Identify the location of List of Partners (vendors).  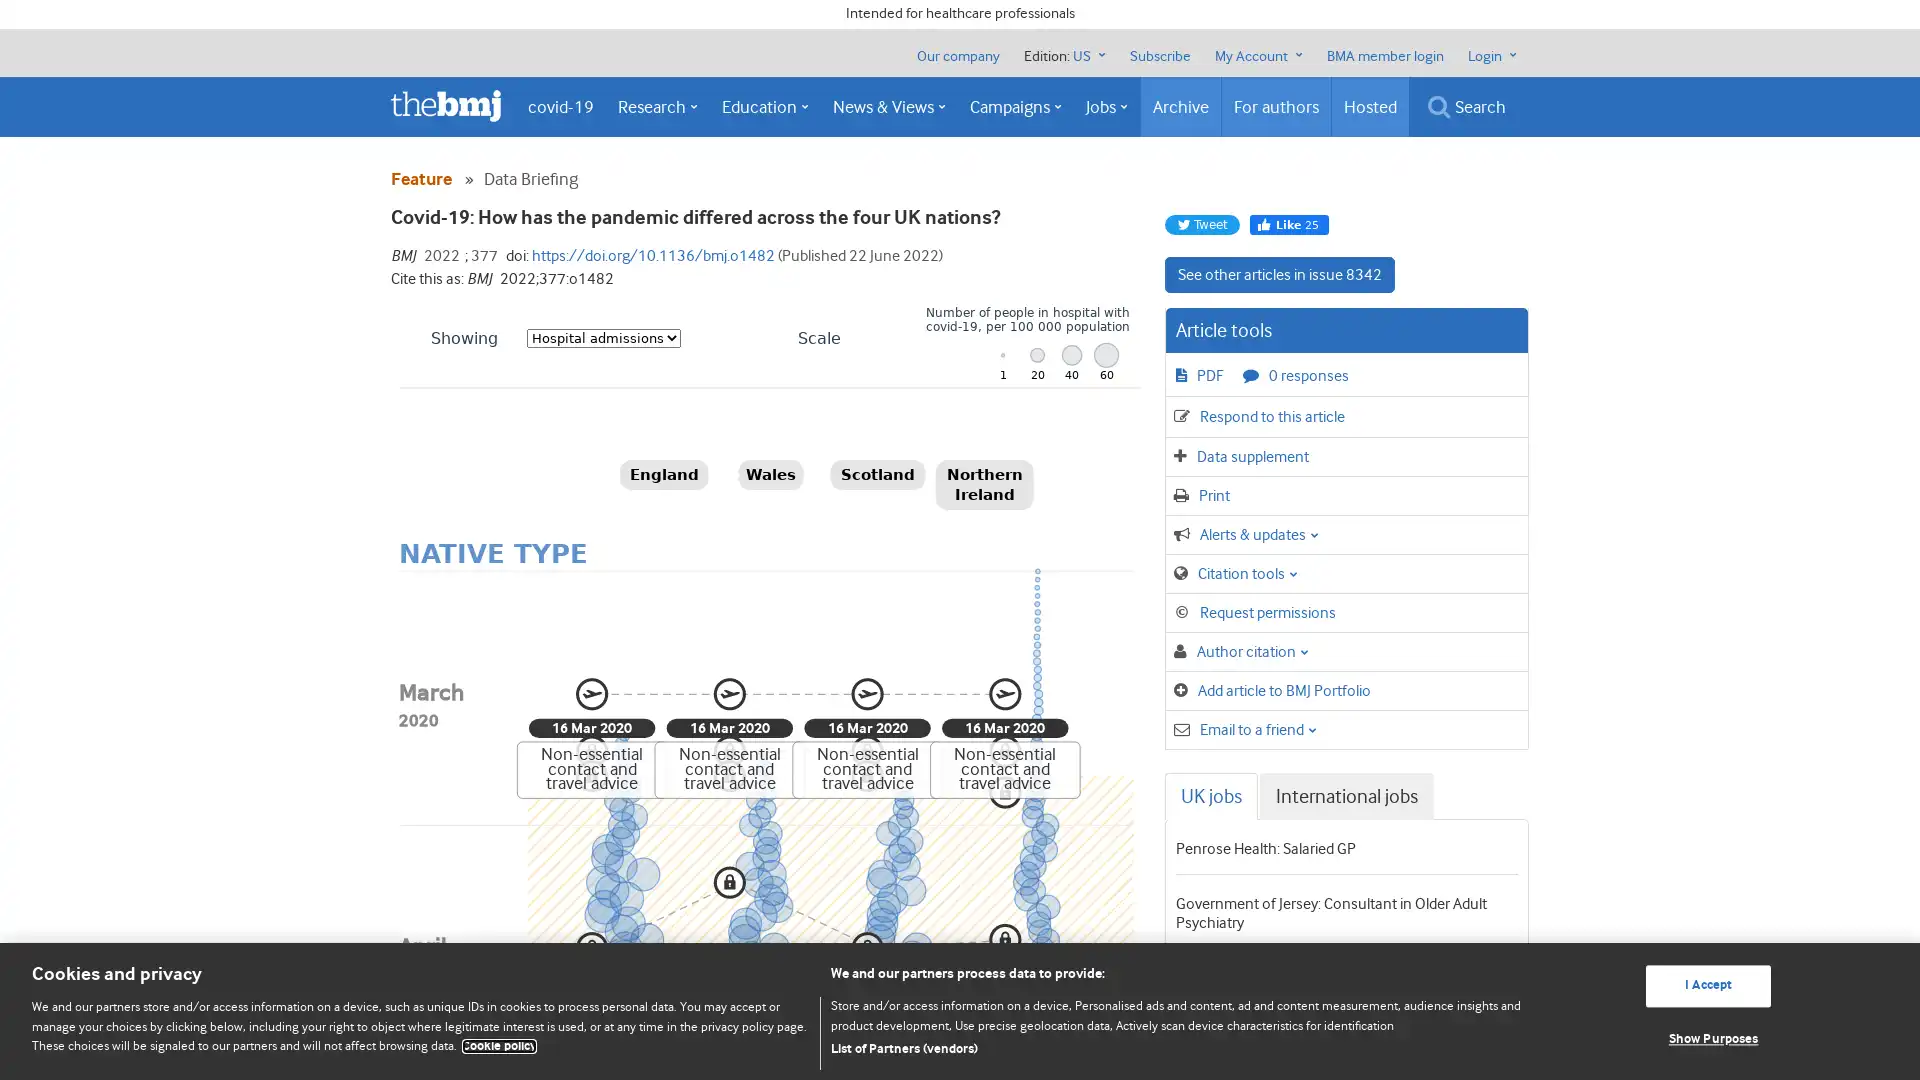
(1180, 1048).